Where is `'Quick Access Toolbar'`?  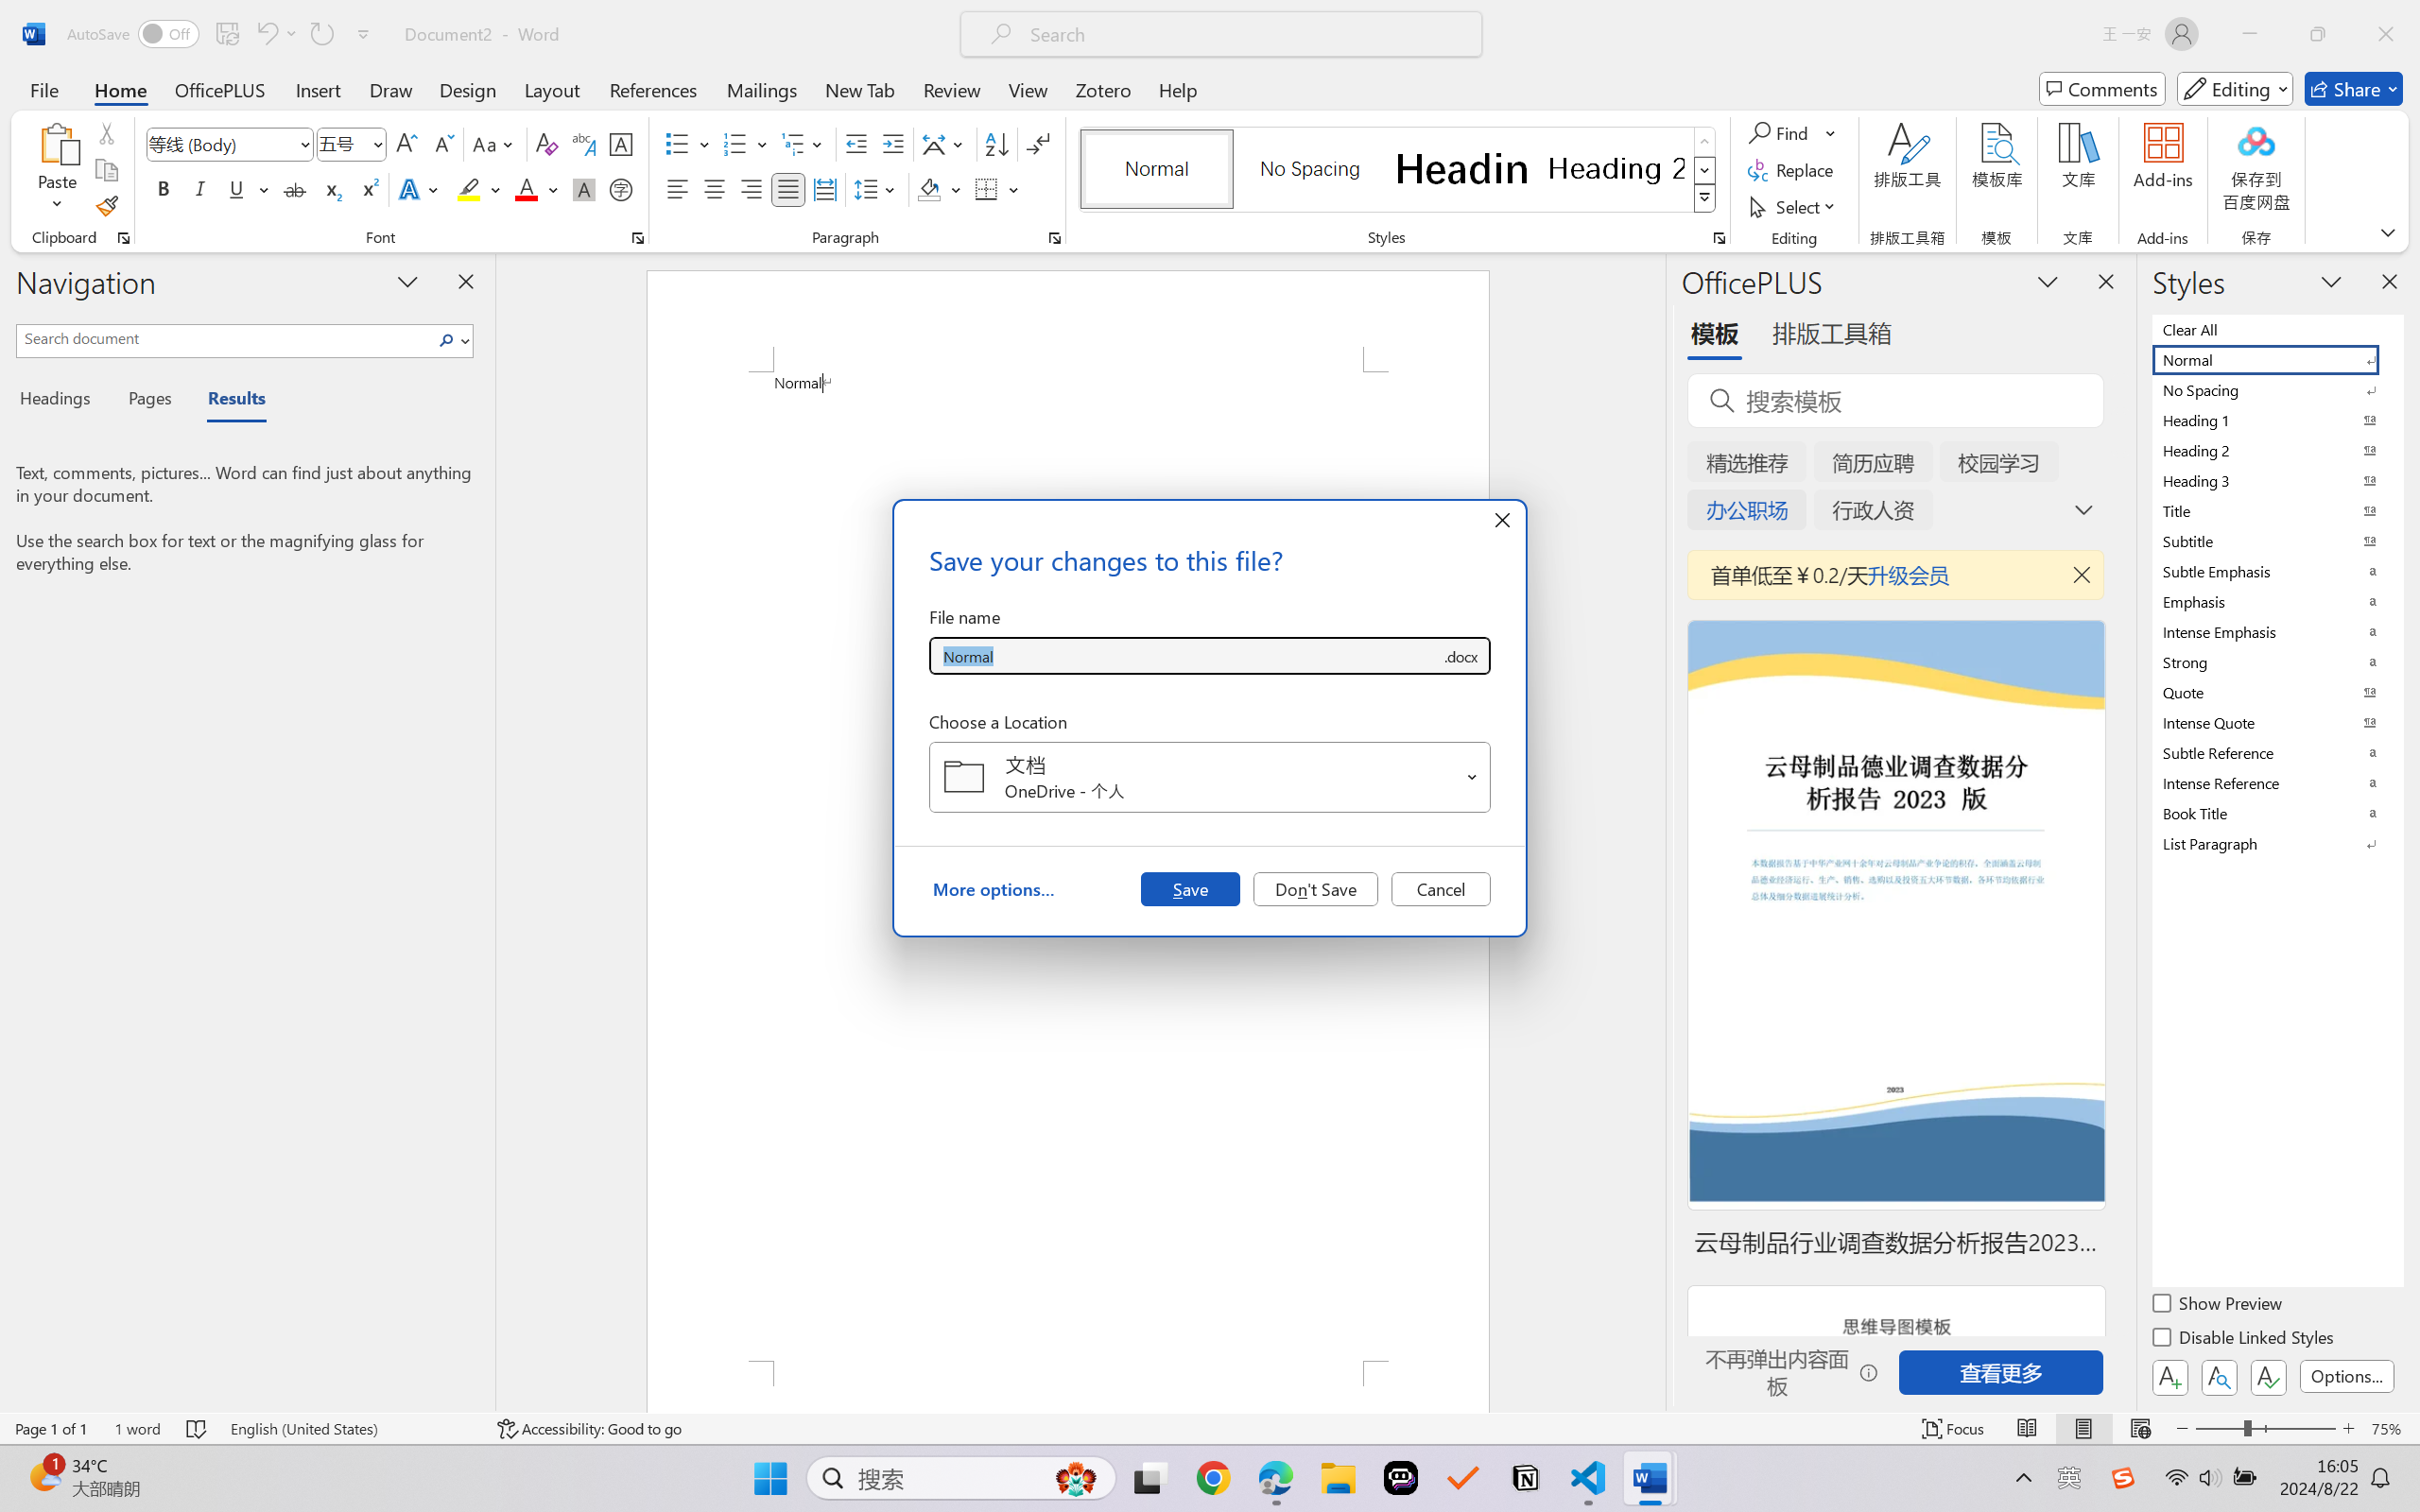
'Quick Access Toolbar' is located at coordinates (222, 33).